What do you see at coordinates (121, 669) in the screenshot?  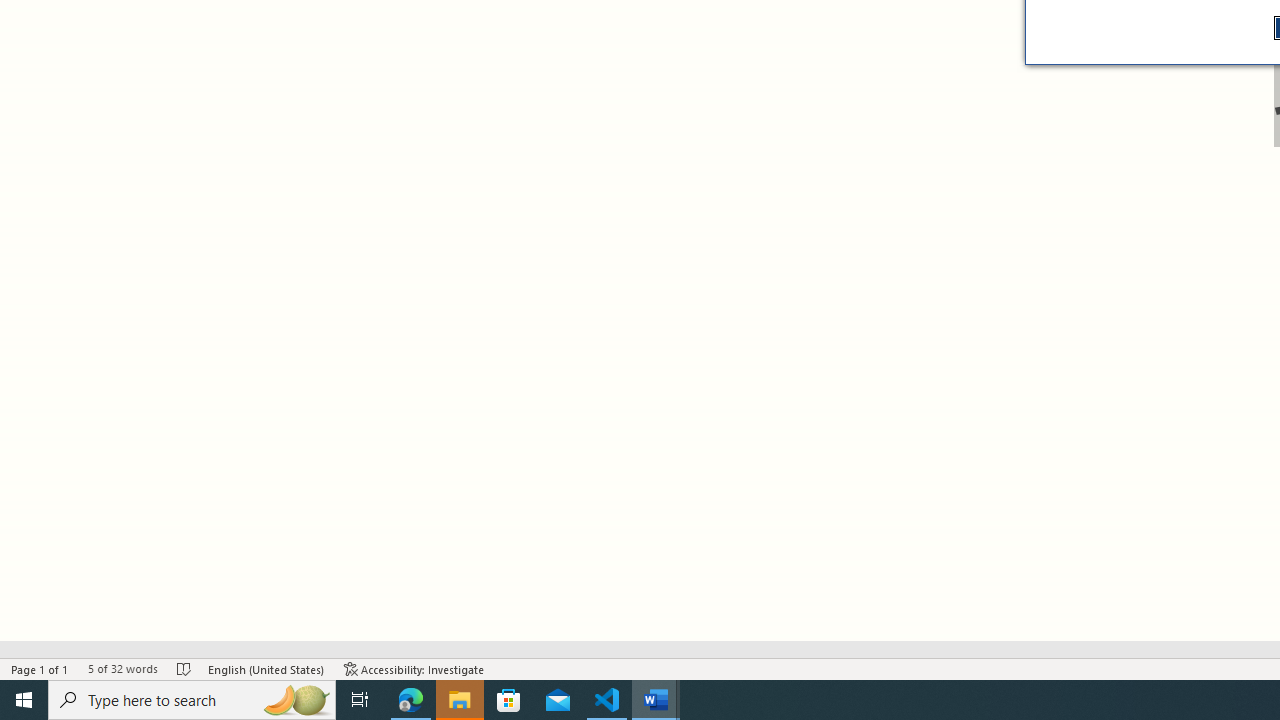 I see `'Word Count 5 of 32 words'` at bounding box center [121, 669].